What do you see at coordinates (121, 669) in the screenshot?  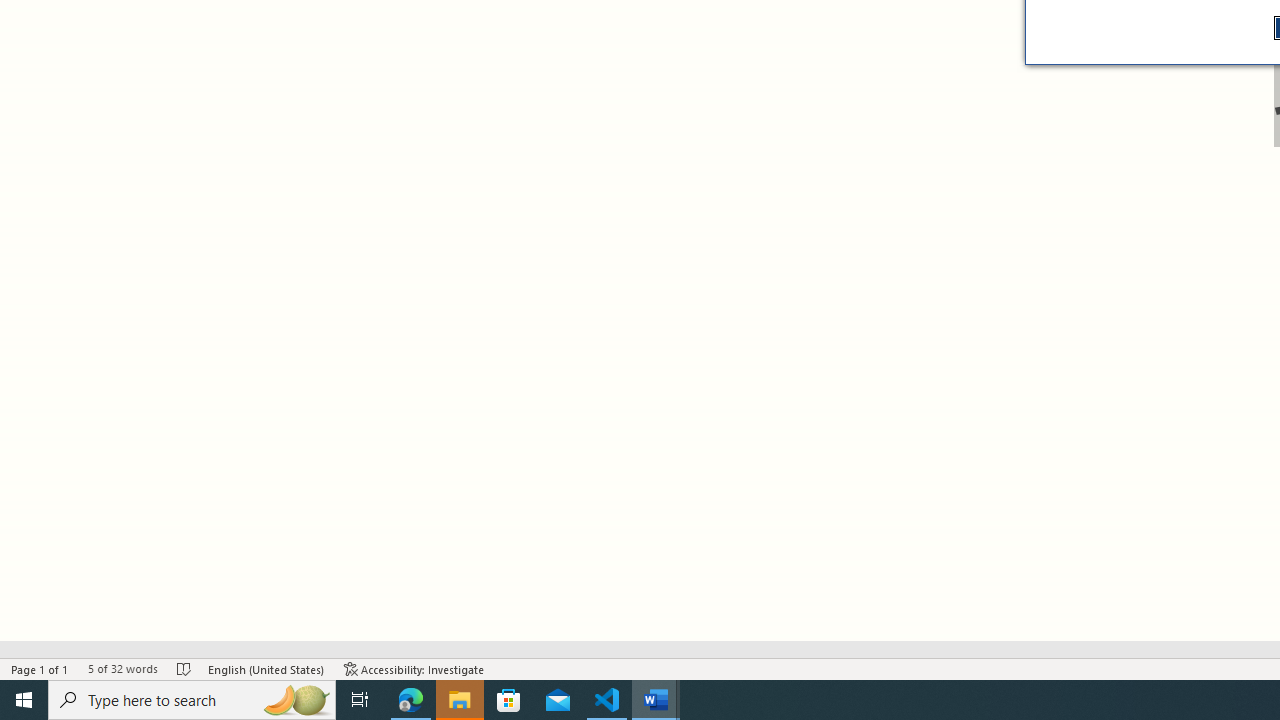 I see `'Word Count 5 of 32 words'` at bounding box center [121, 669].